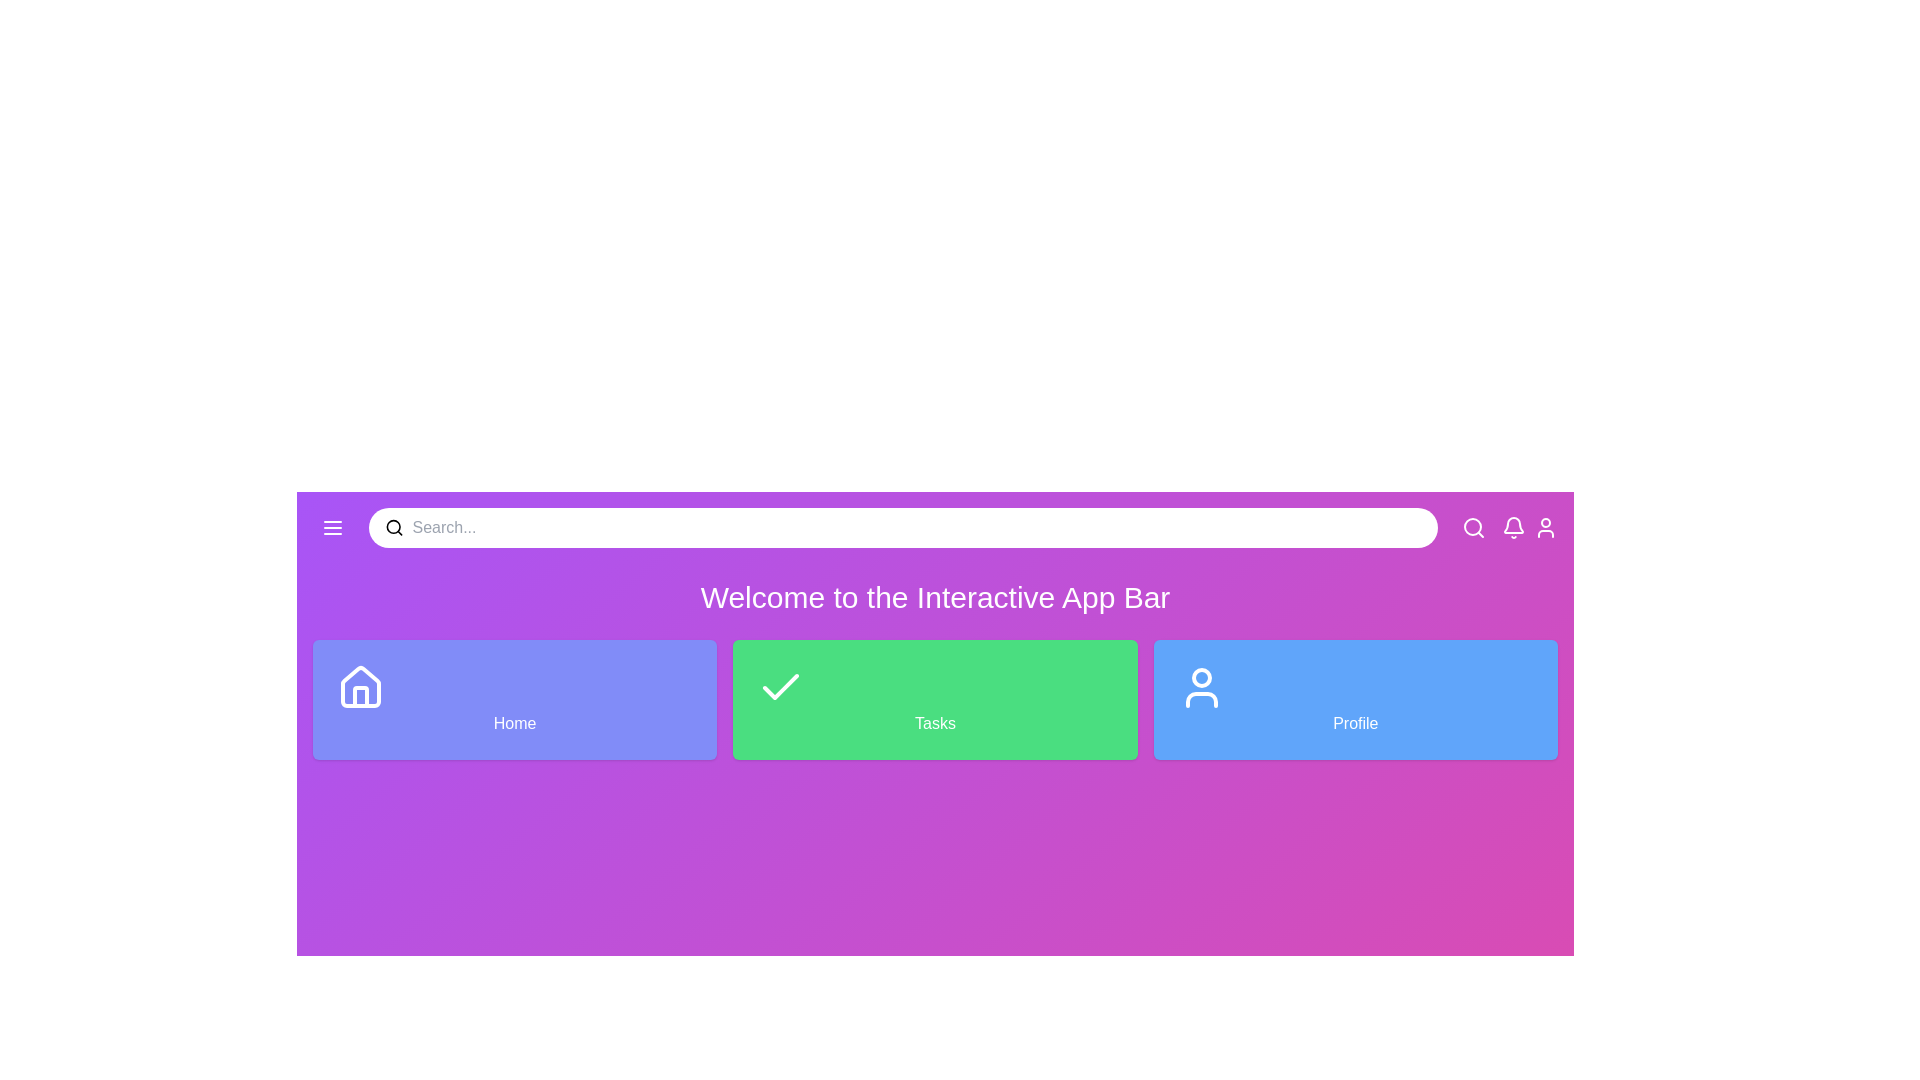 The height and width of the screenshot is (1080, 1920). What do you see at coordinates (1544, 527) in the screenshot?
I see `the navigation button profile` at bounding box center [1544, 527].